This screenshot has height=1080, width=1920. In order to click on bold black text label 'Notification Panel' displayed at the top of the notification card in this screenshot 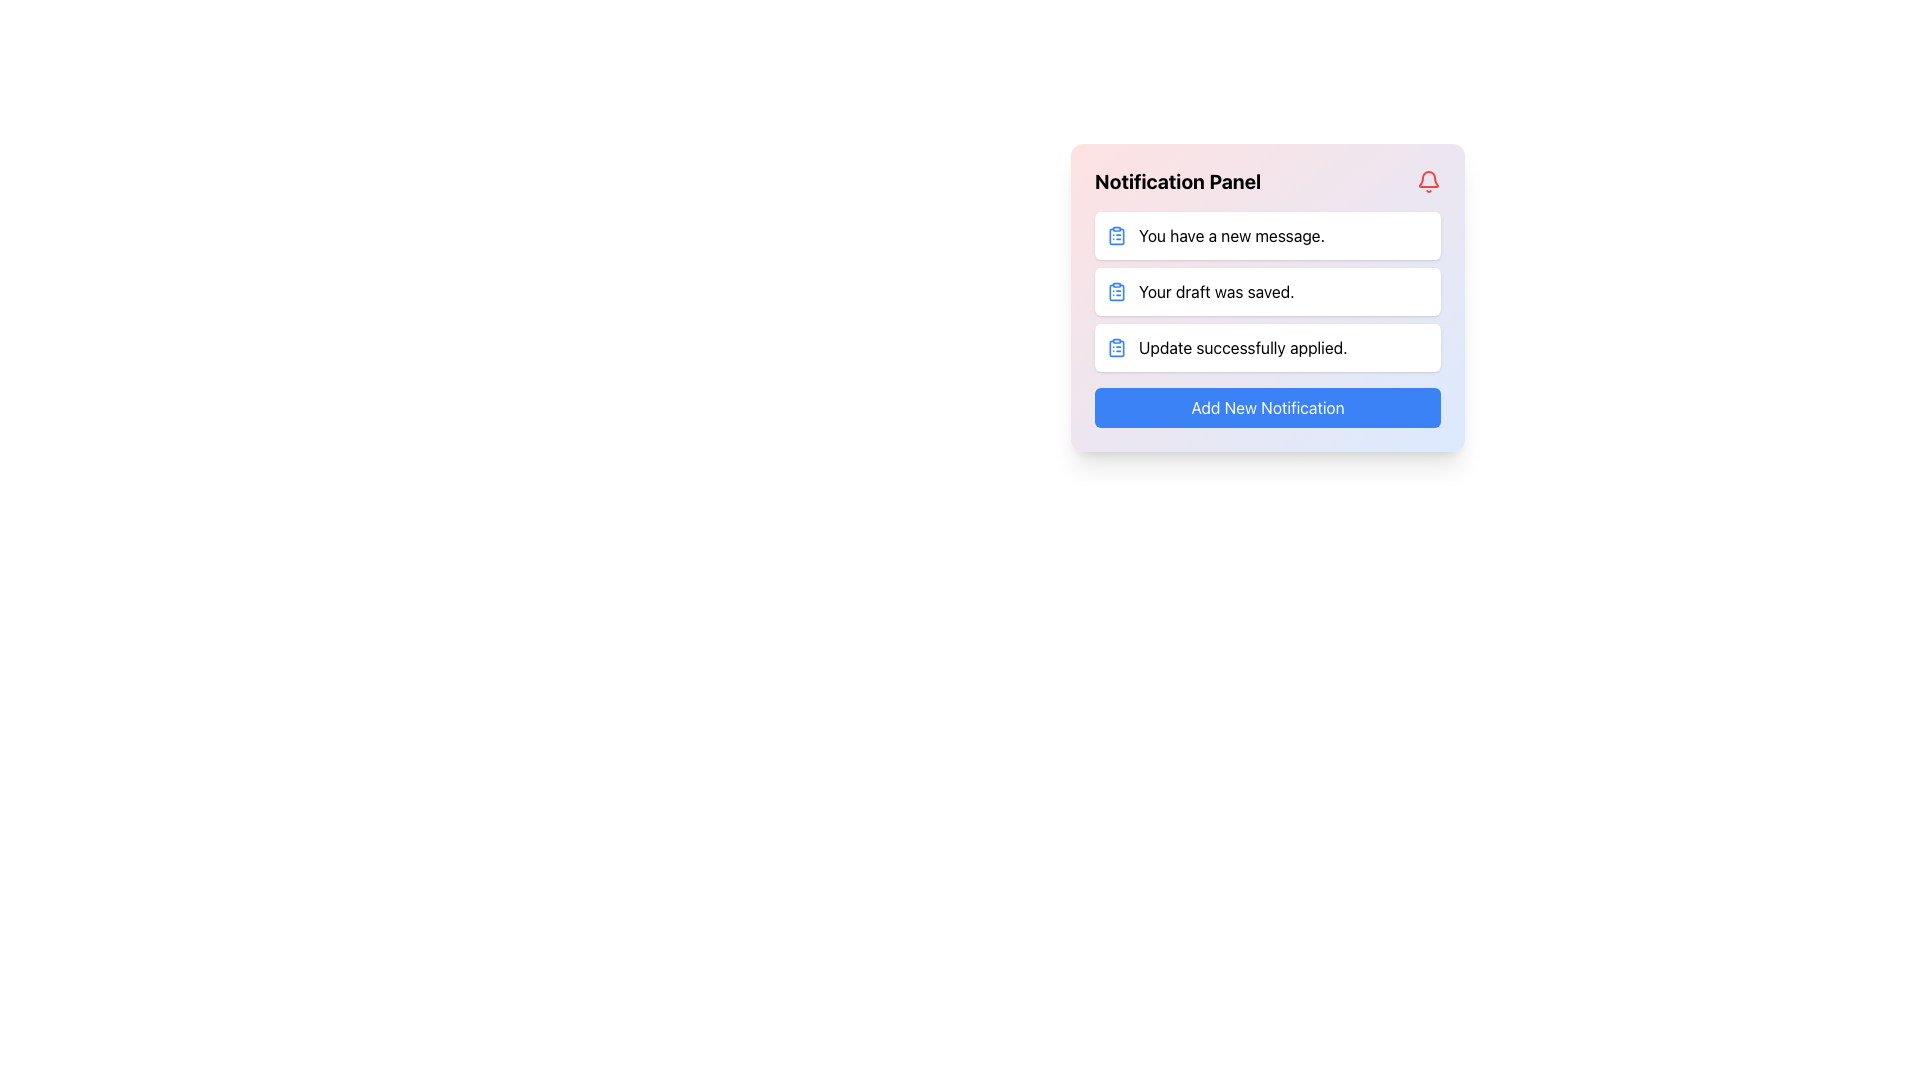, I will do `click(1178, 181)`.